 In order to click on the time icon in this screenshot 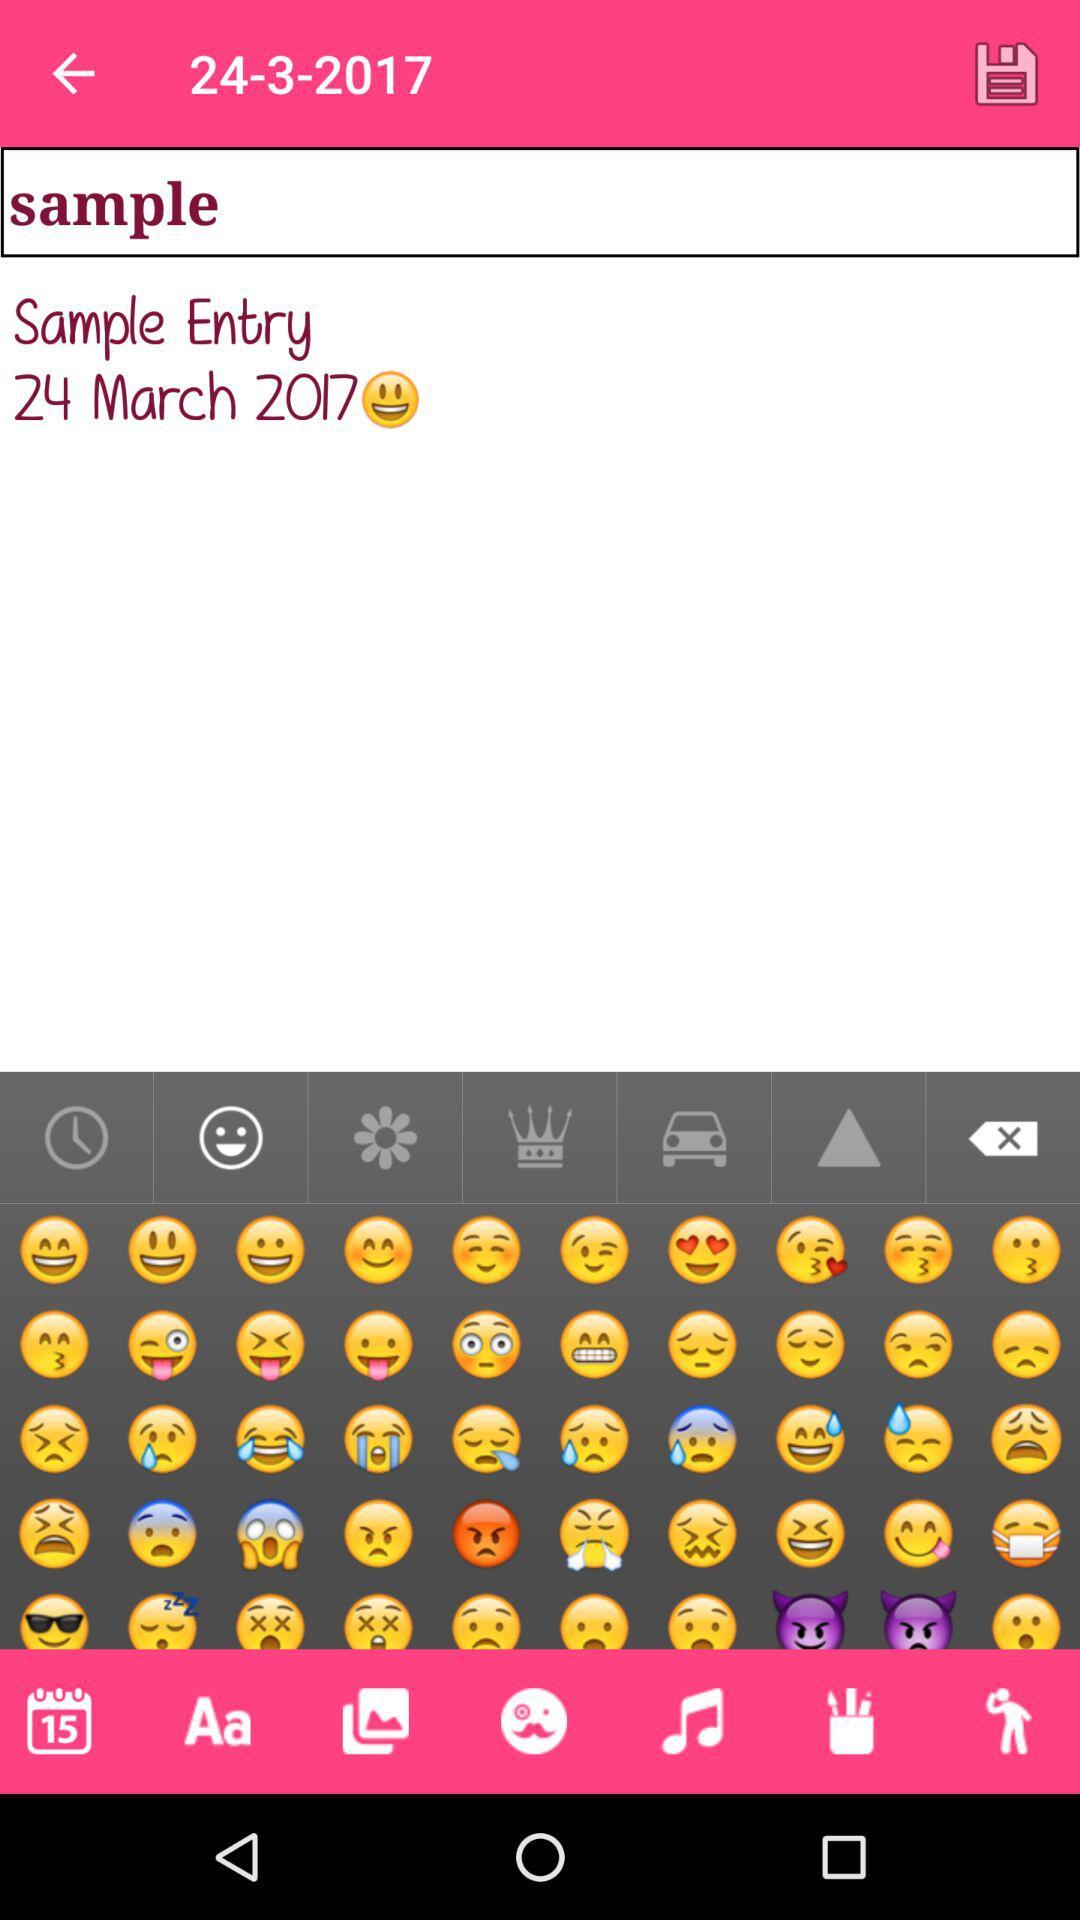, I will do `click(75, 1137)`.